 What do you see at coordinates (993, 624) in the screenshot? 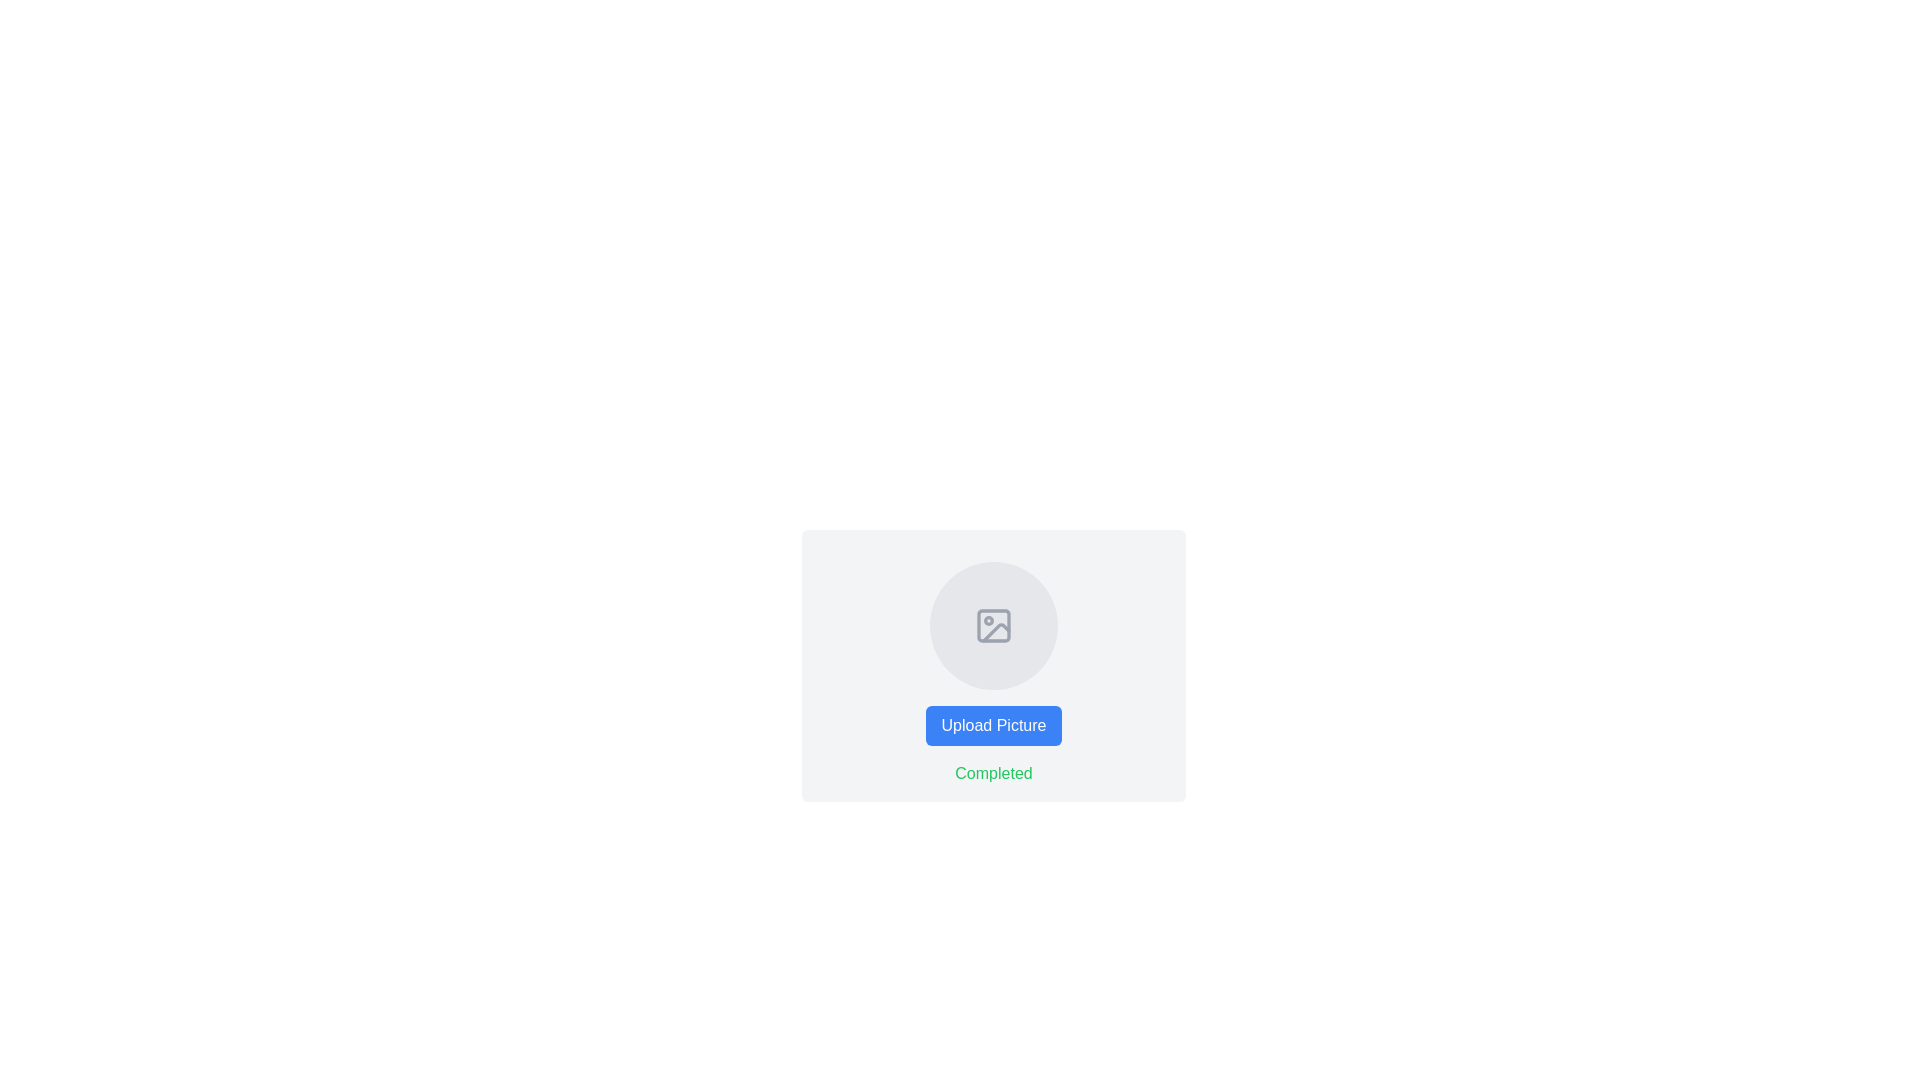
I see `the picture frame icon, which is a line drawing styled icon containing an outline of a circle and a diagonal line, located above the 'Upload Picture' button` at bounding box center [993, 624].